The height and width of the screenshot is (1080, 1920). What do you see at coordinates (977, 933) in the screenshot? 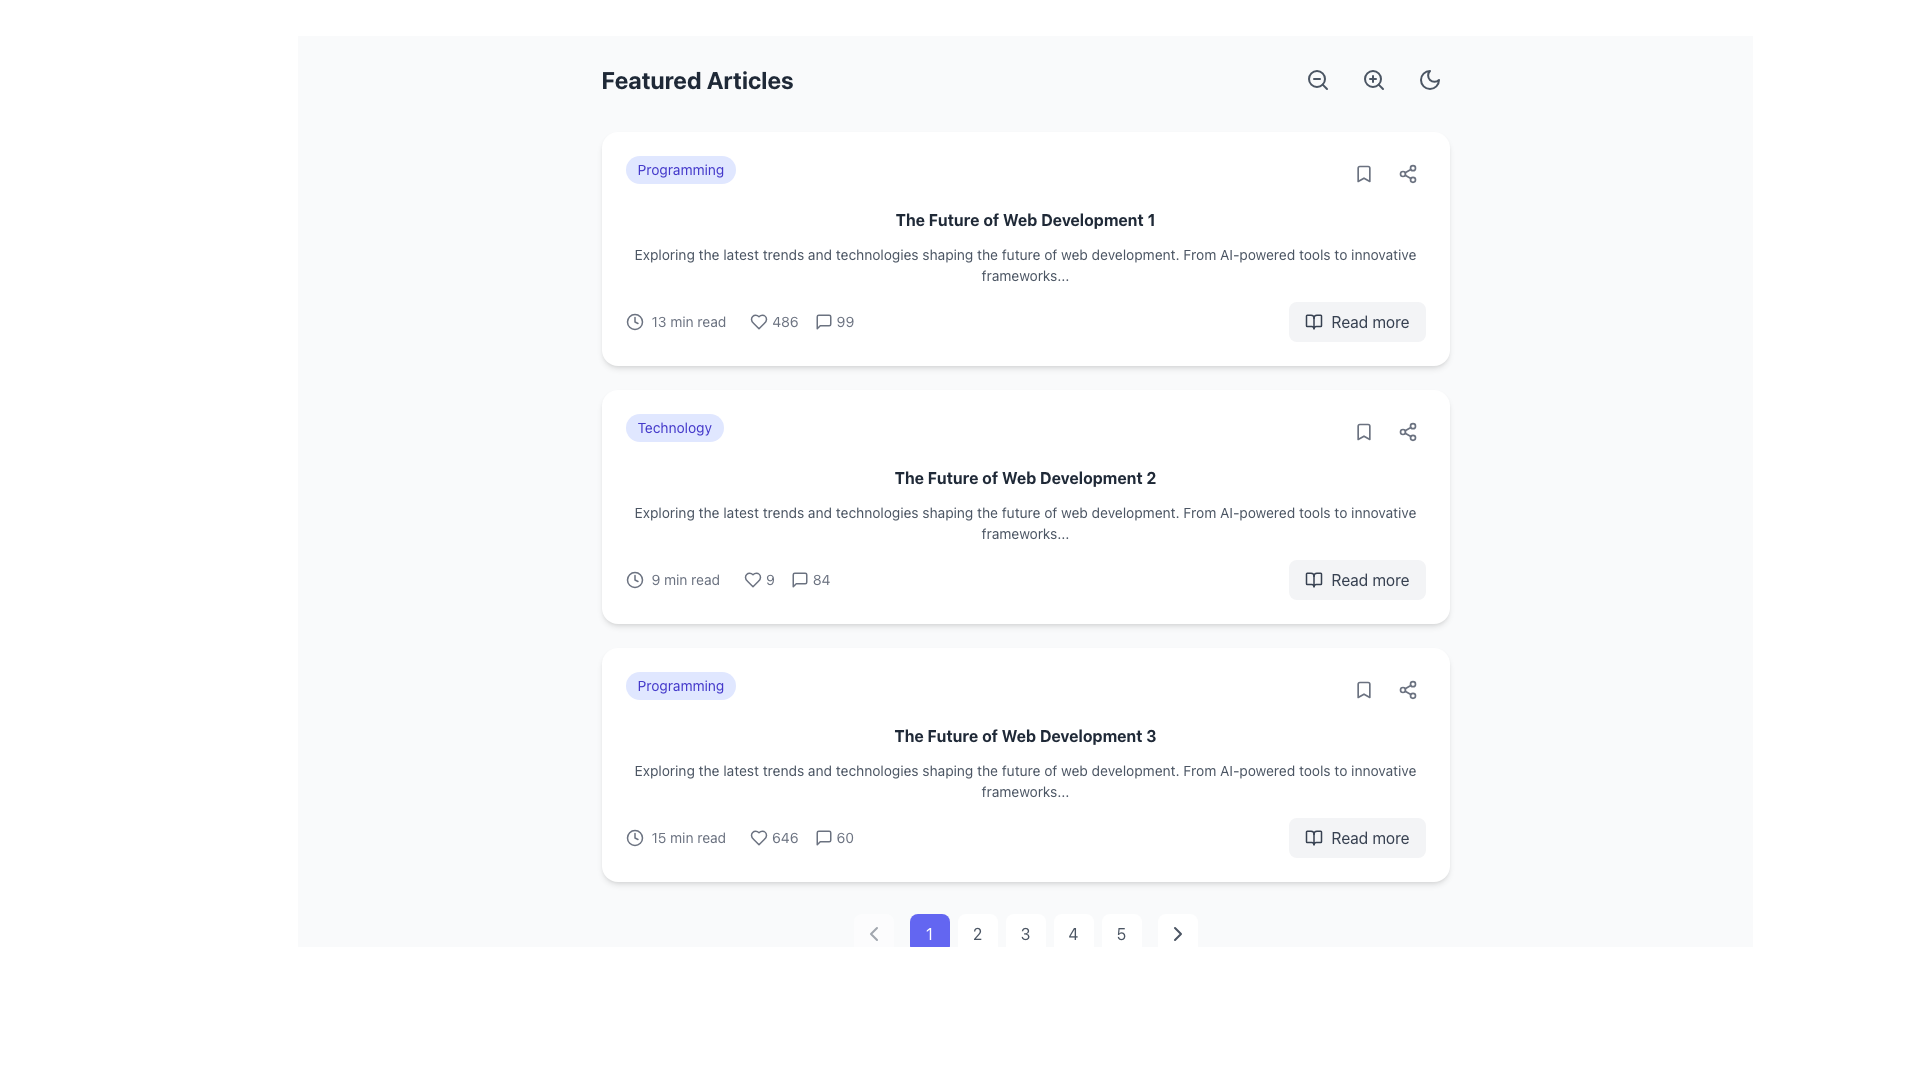
I see `the circular button containing the number '2' in dark gray text` at bounding box center [977, 933].